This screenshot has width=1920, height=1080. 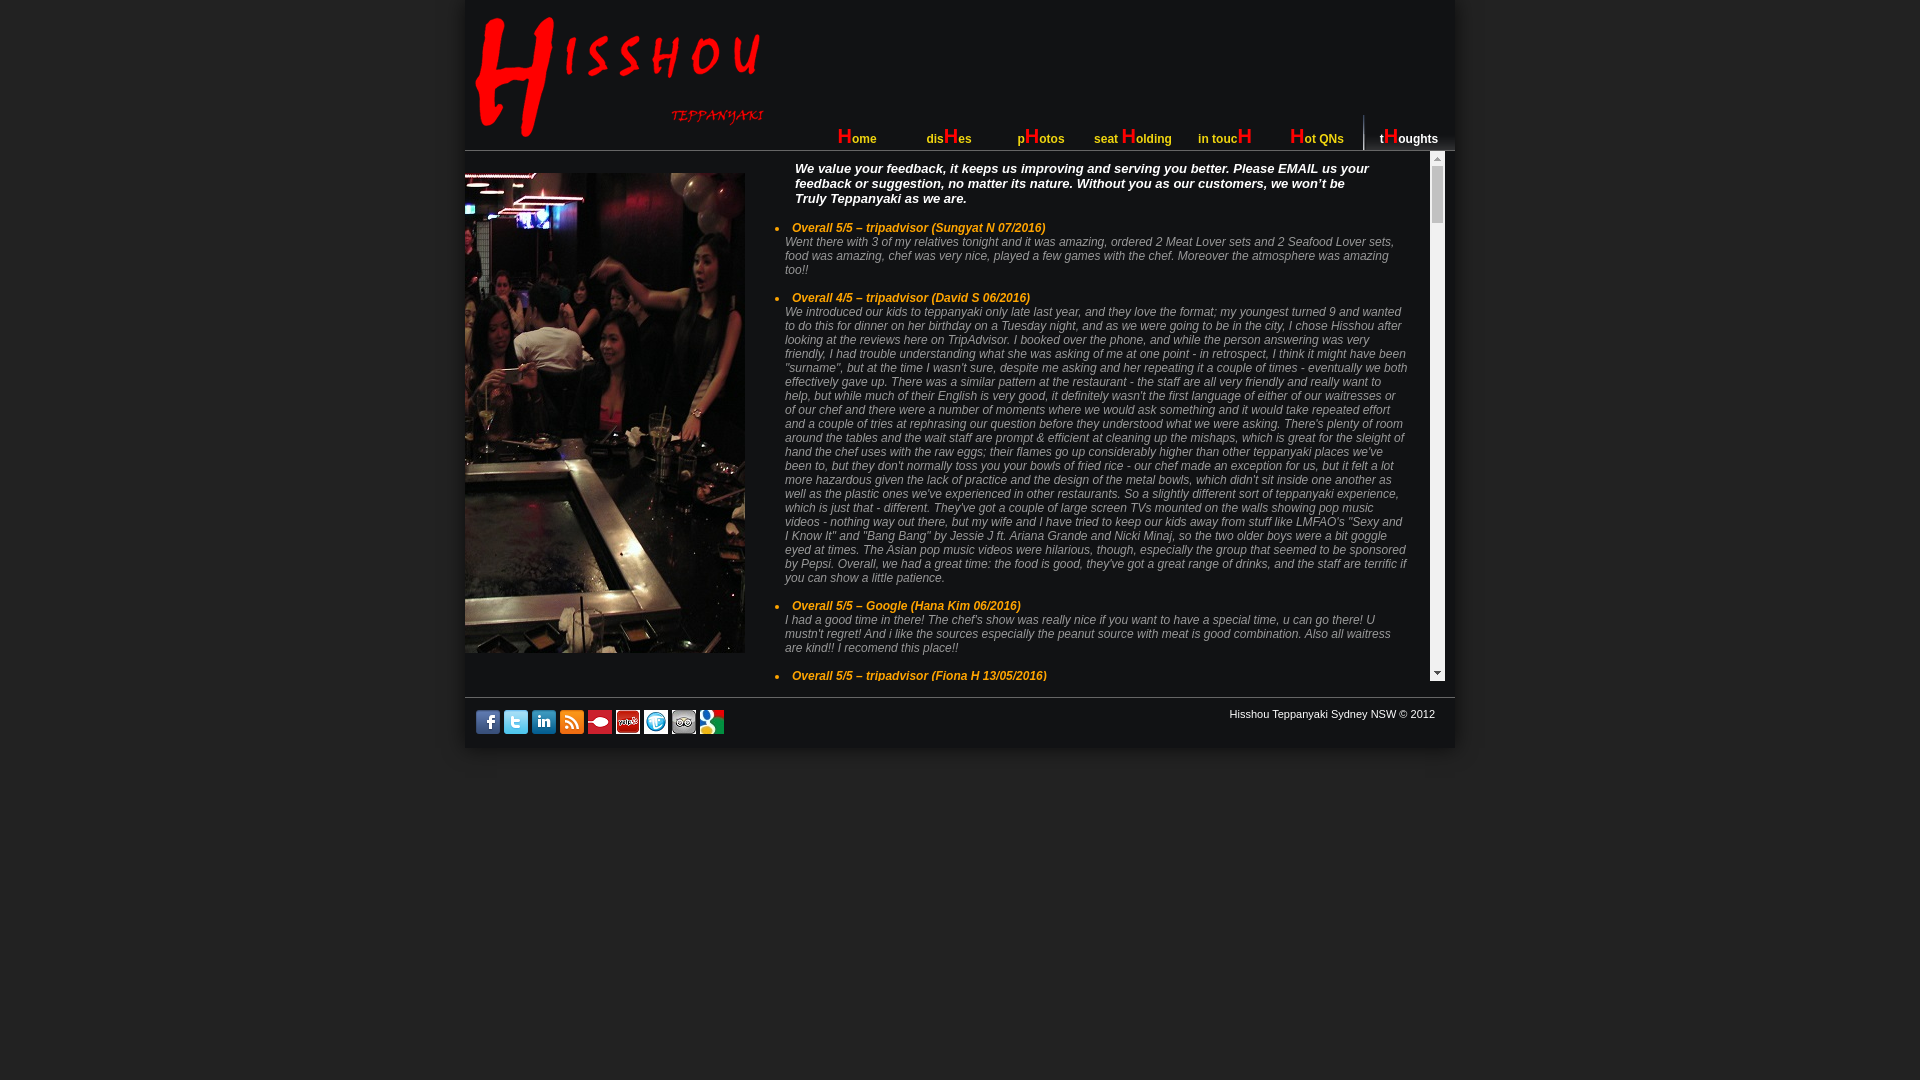 What do you see at coordinates (627, 729) in the screenshot?
I see `'yelp'` at bounding box center [627, 729].